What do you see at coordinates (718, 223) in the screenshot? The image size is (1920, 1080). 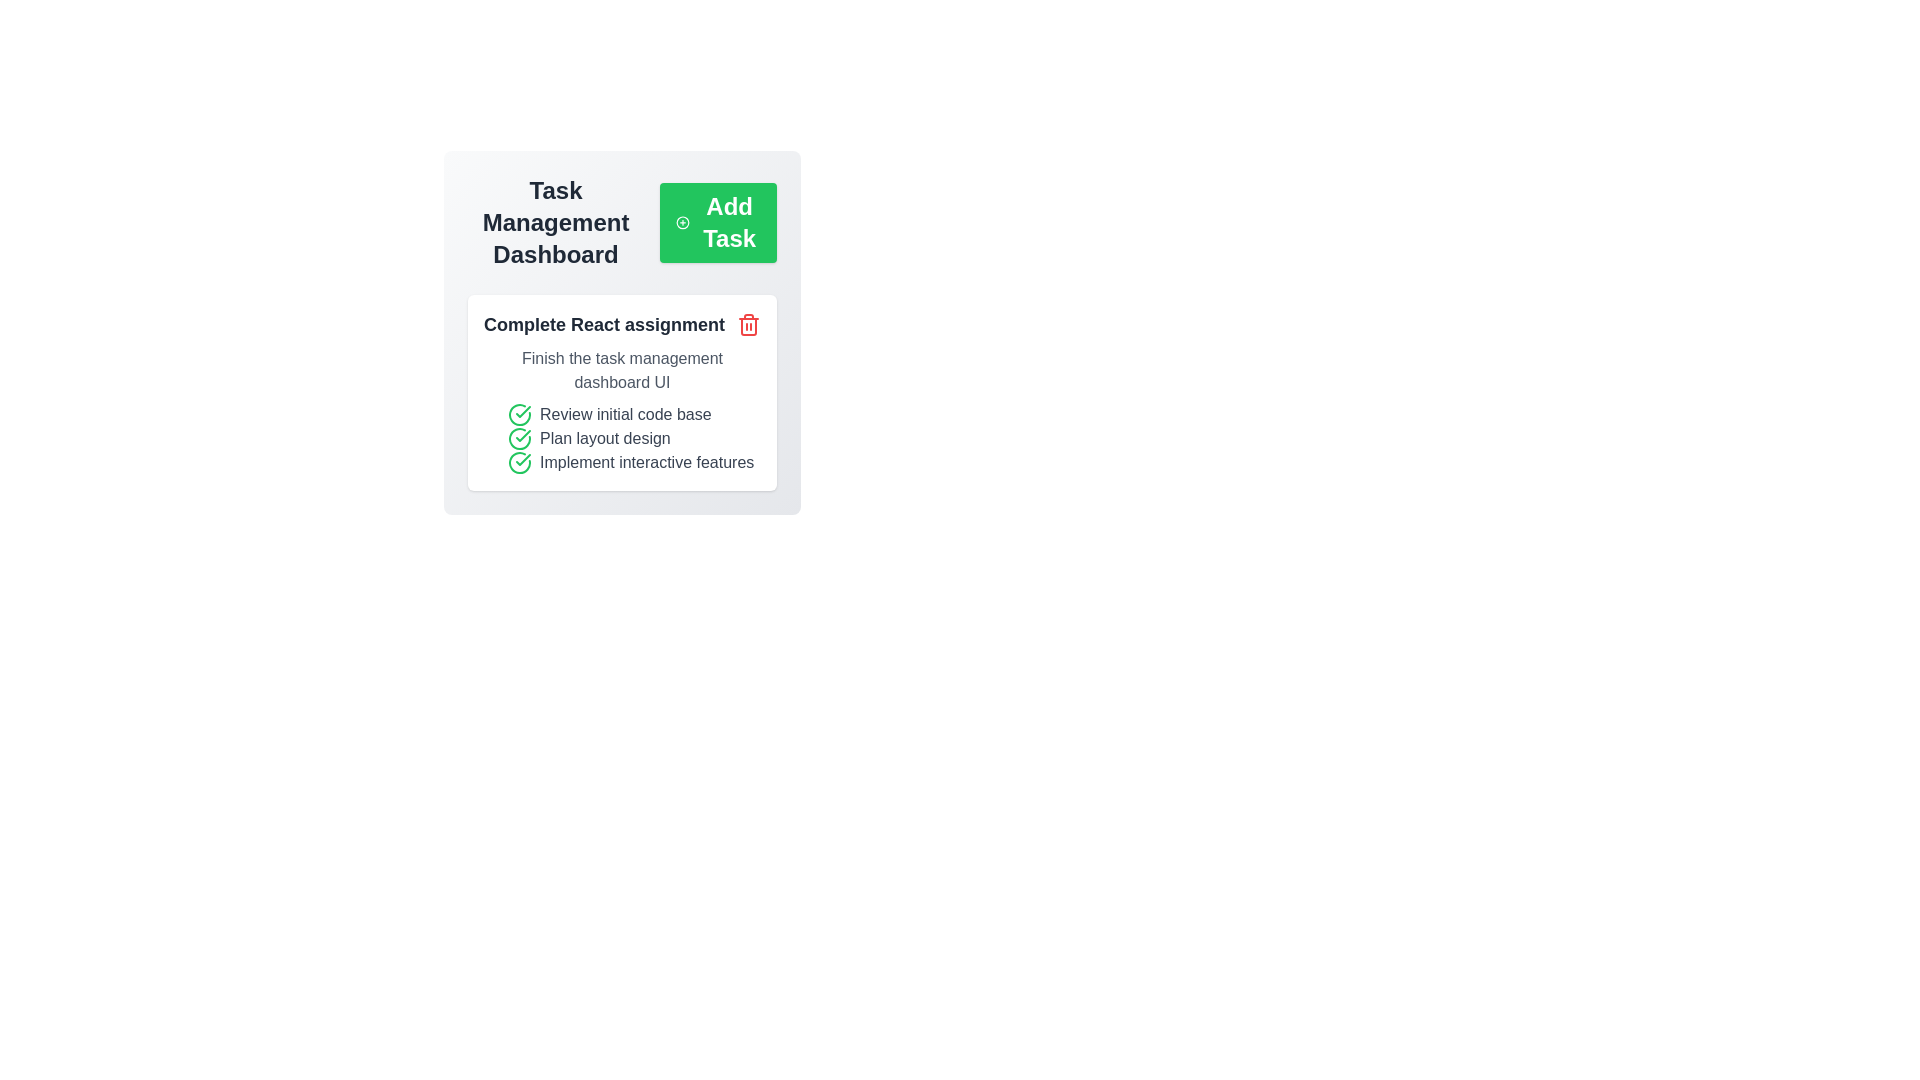 I see `the button located in the upper right region of the 'Task Management Dashboard'` at bounding box center [718, 223].